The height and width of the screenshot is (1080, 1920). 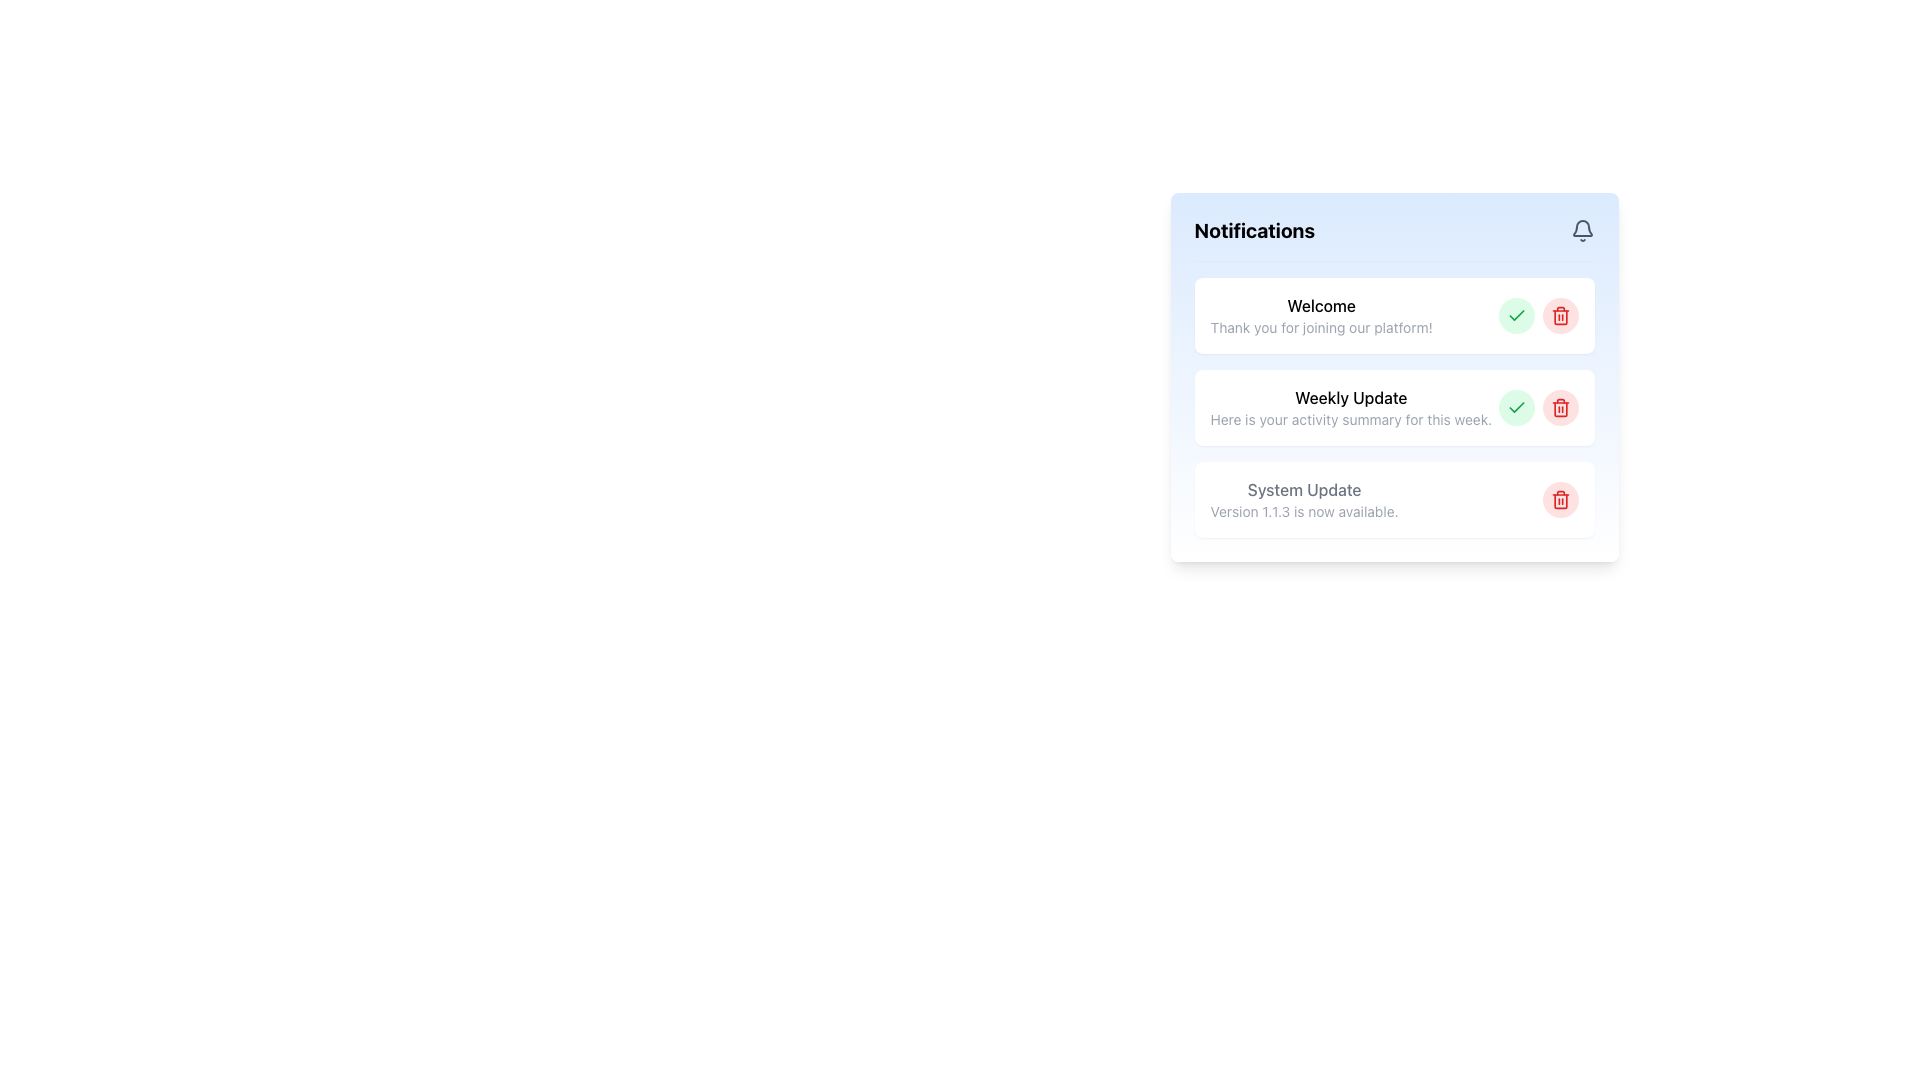 I want to click on the static text element that serves as a title or heading for the notification, located directly above the subtext 'Thank you for joining our platform!', so click(x=1321, y=305).